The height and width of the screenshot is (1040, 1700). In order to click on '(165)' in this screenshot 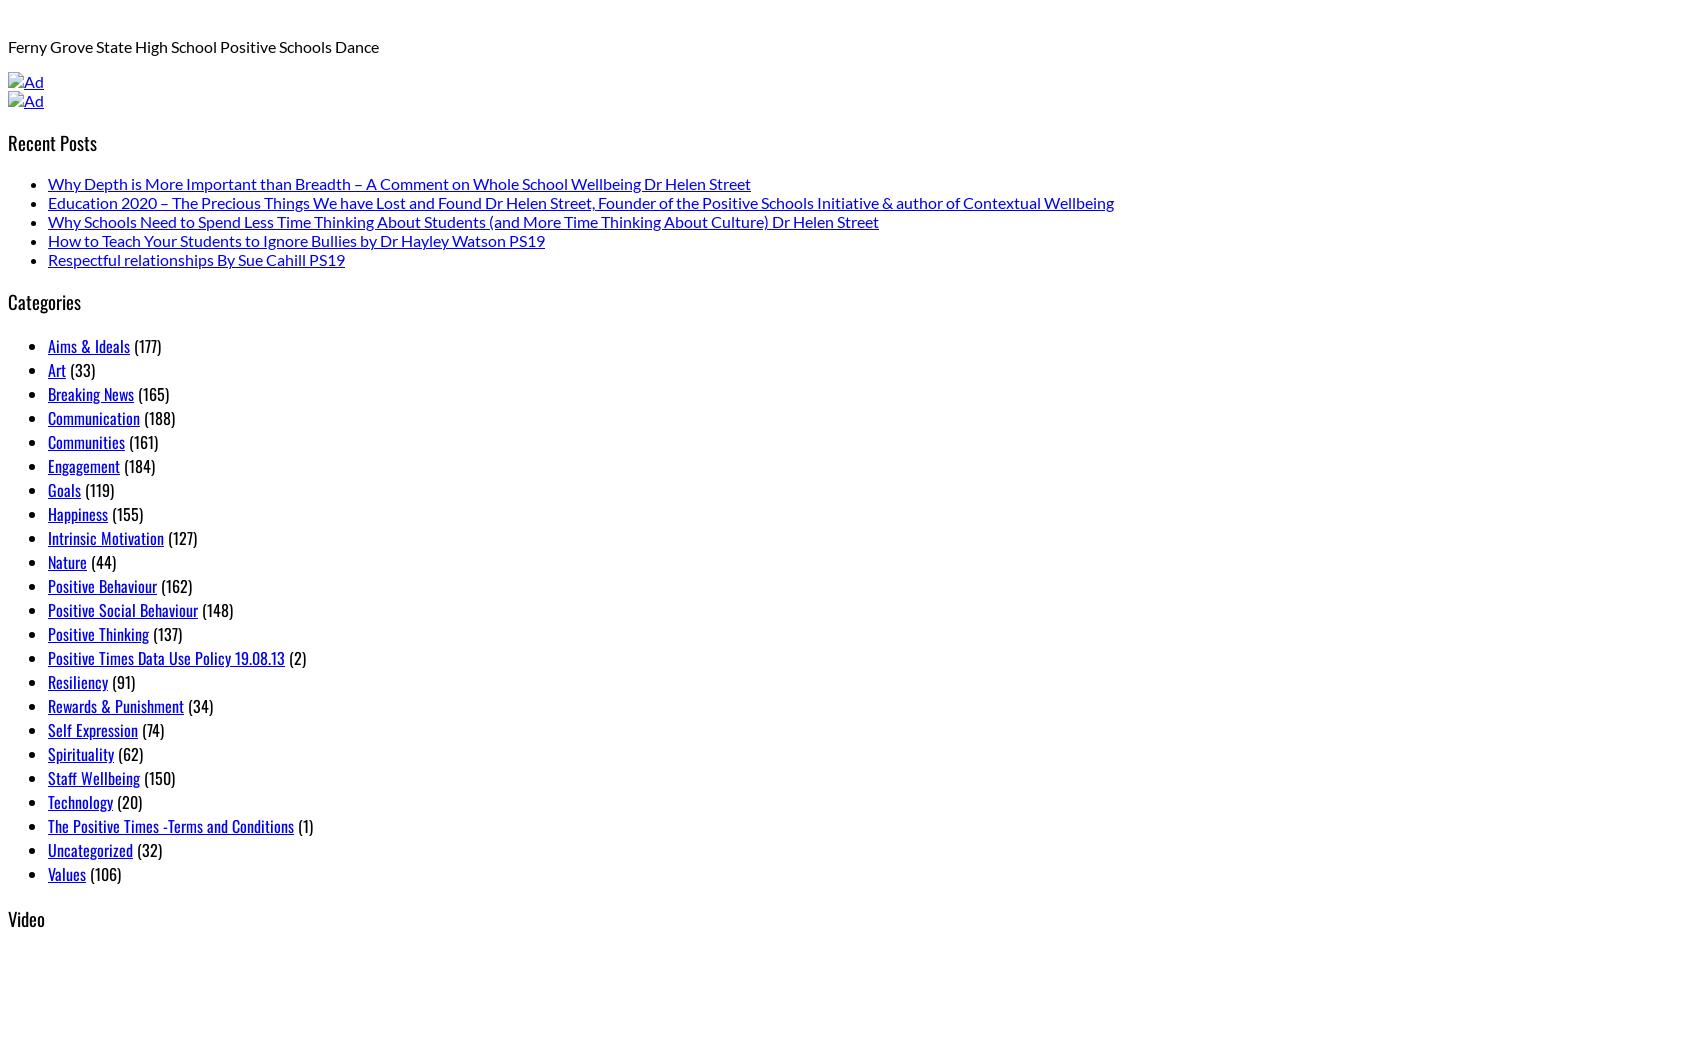, I will do `click(150, 393)`.